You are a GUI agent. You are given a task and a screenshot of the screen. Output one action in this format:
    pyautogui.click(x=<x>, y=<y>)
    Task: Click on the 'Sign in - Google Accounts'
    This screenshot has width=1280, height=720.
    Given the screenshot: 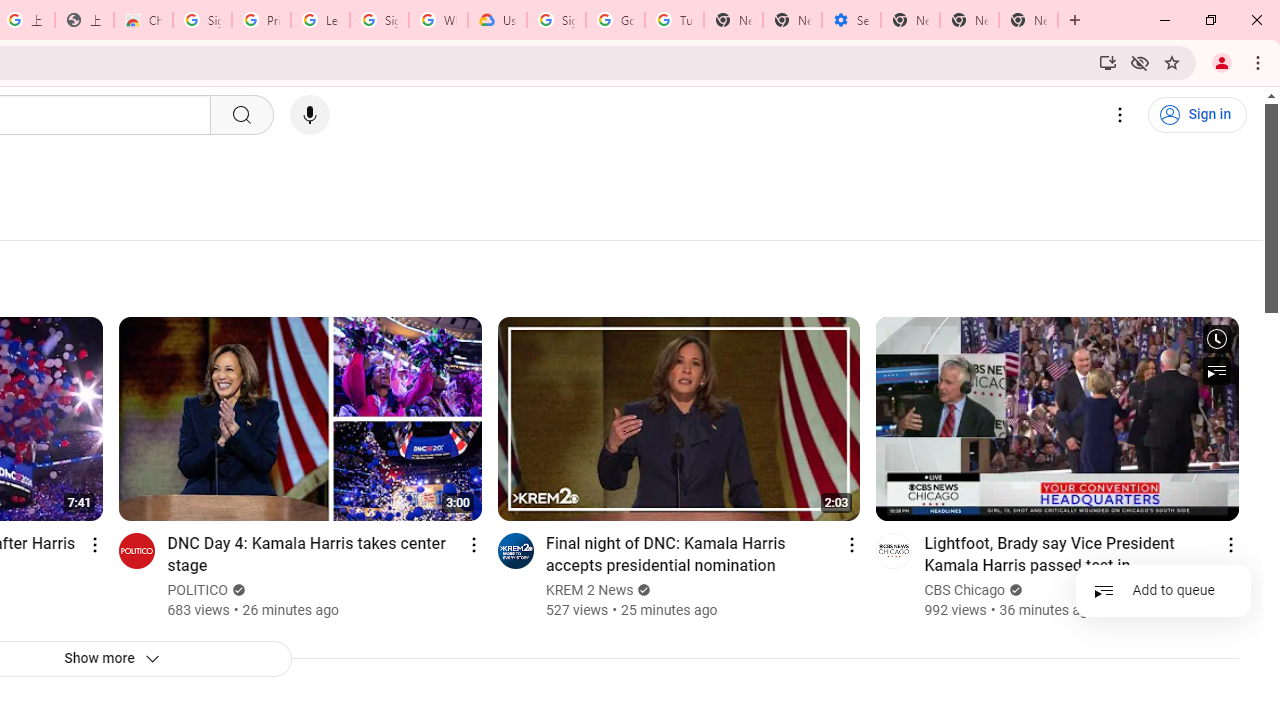 What is the action you would take?
    pyautogui.click(x=202, y=20)
    